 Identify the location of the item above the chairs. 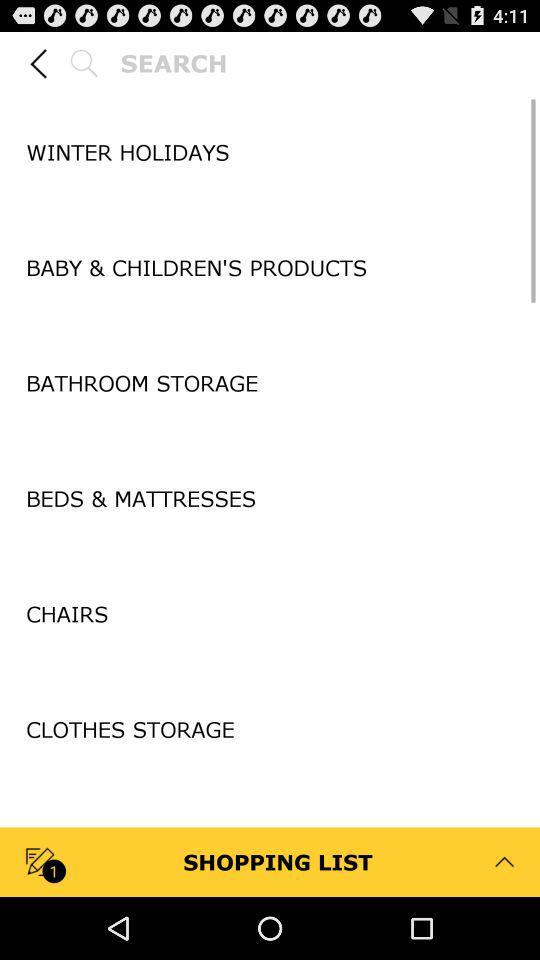
(270, 557).